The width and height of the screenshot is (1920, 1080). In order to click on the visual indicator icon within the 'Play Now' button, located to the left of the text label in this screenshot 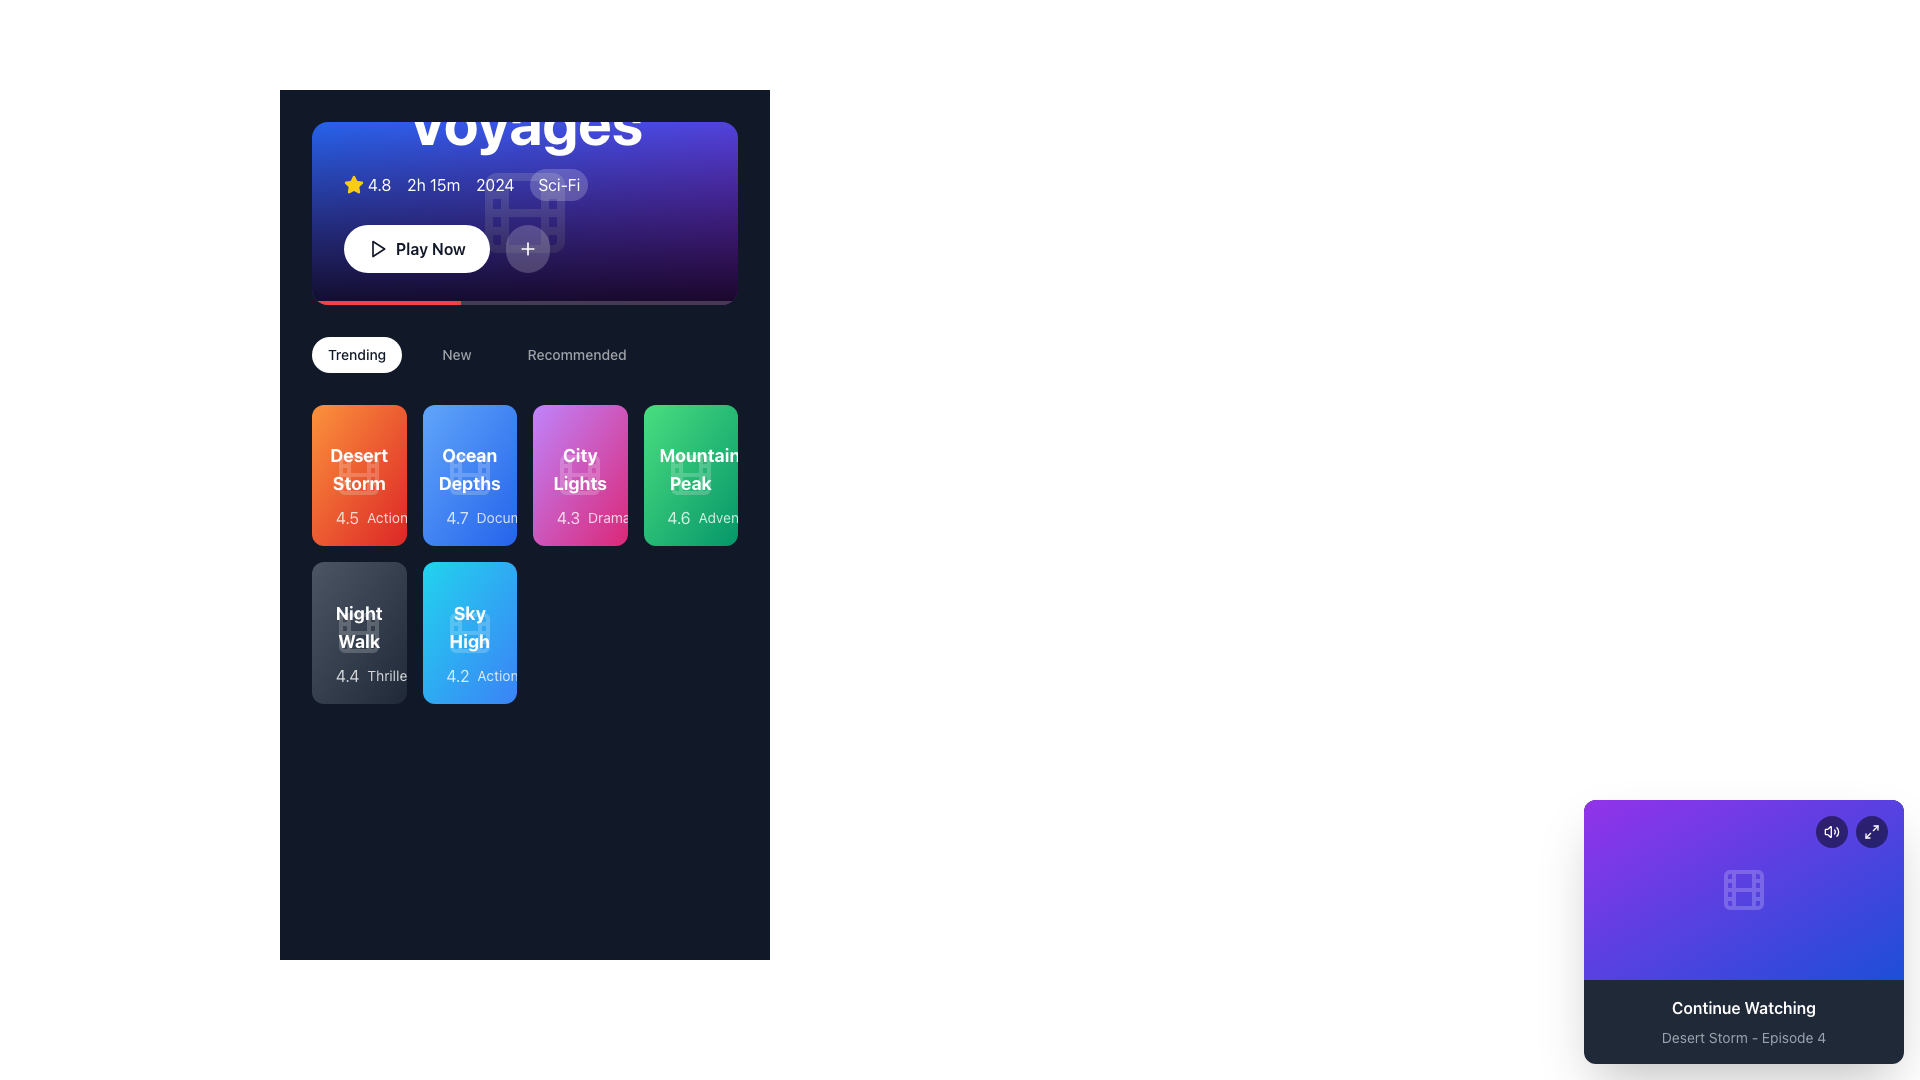, I will do `click(378, 246)`.